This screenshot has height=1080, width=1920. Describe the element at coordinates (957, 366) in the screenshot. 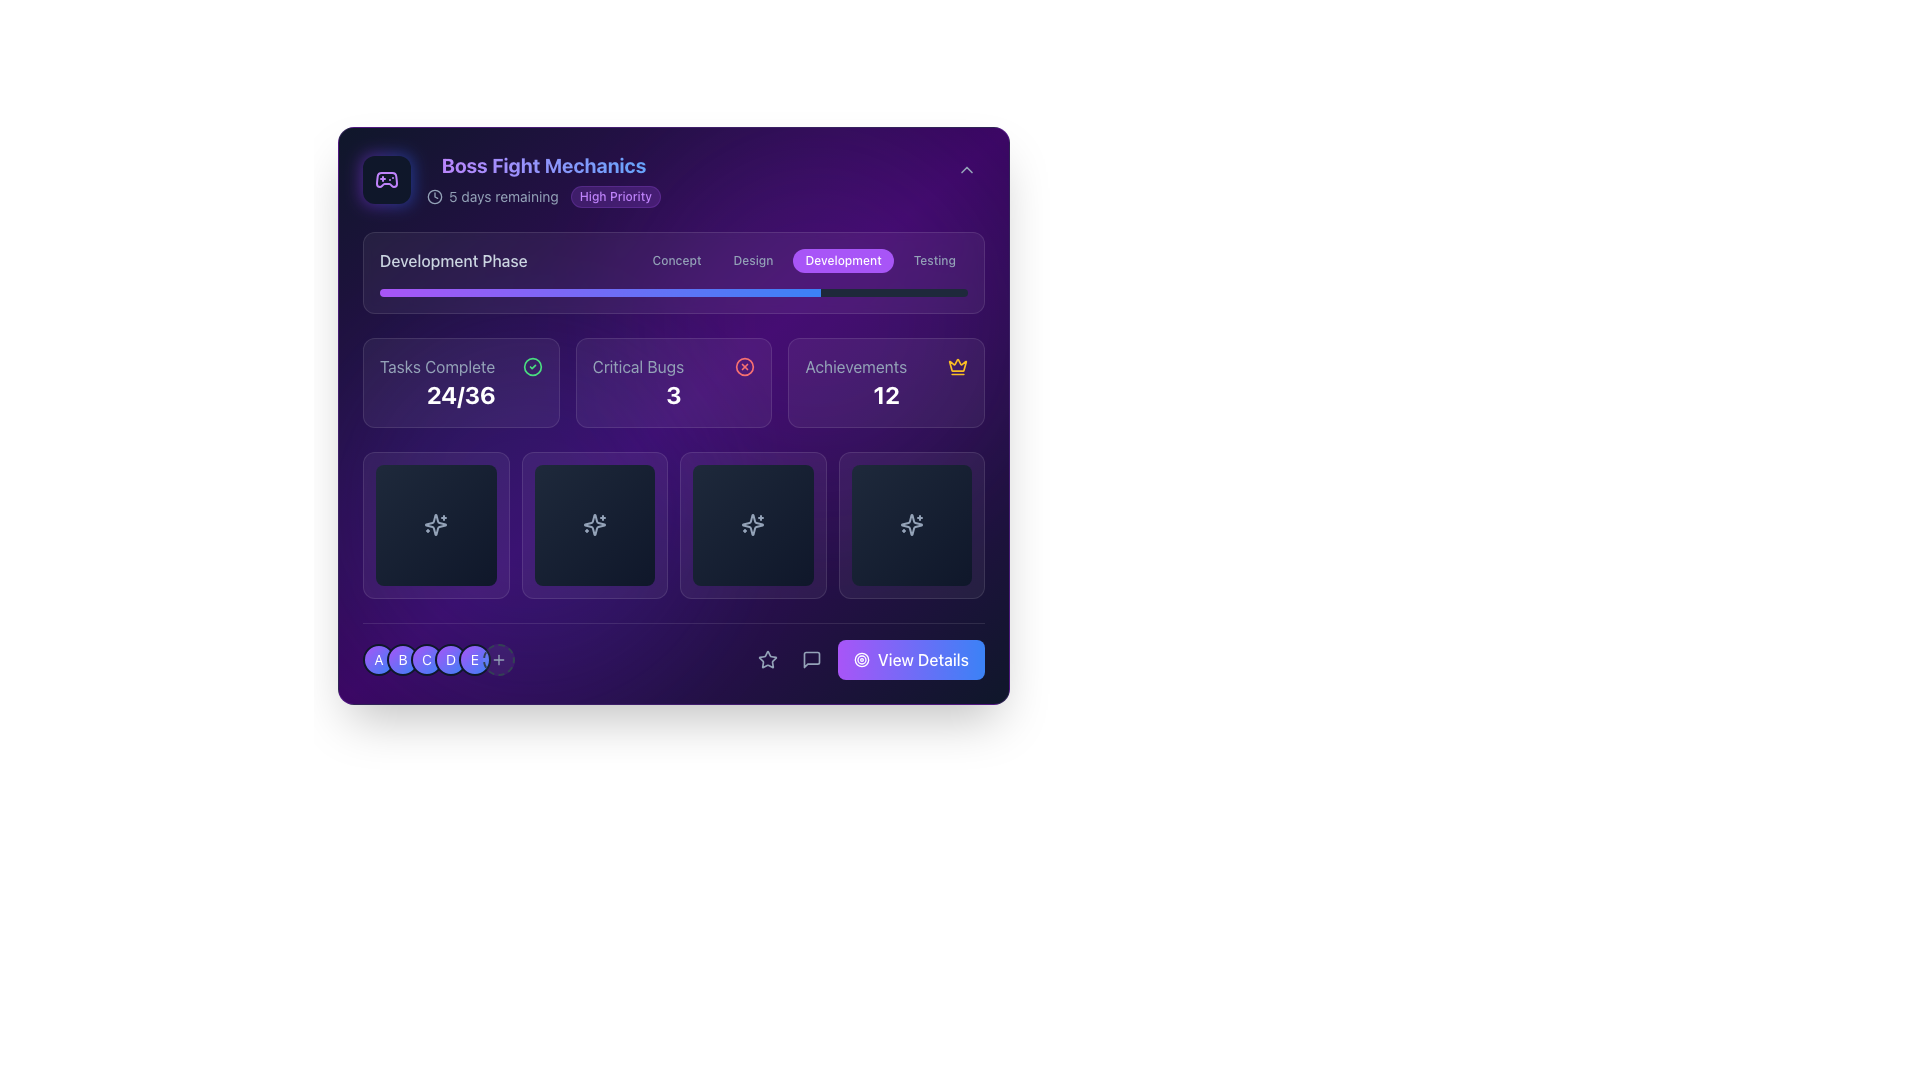

I see `the bold amber crown icon` at that location.